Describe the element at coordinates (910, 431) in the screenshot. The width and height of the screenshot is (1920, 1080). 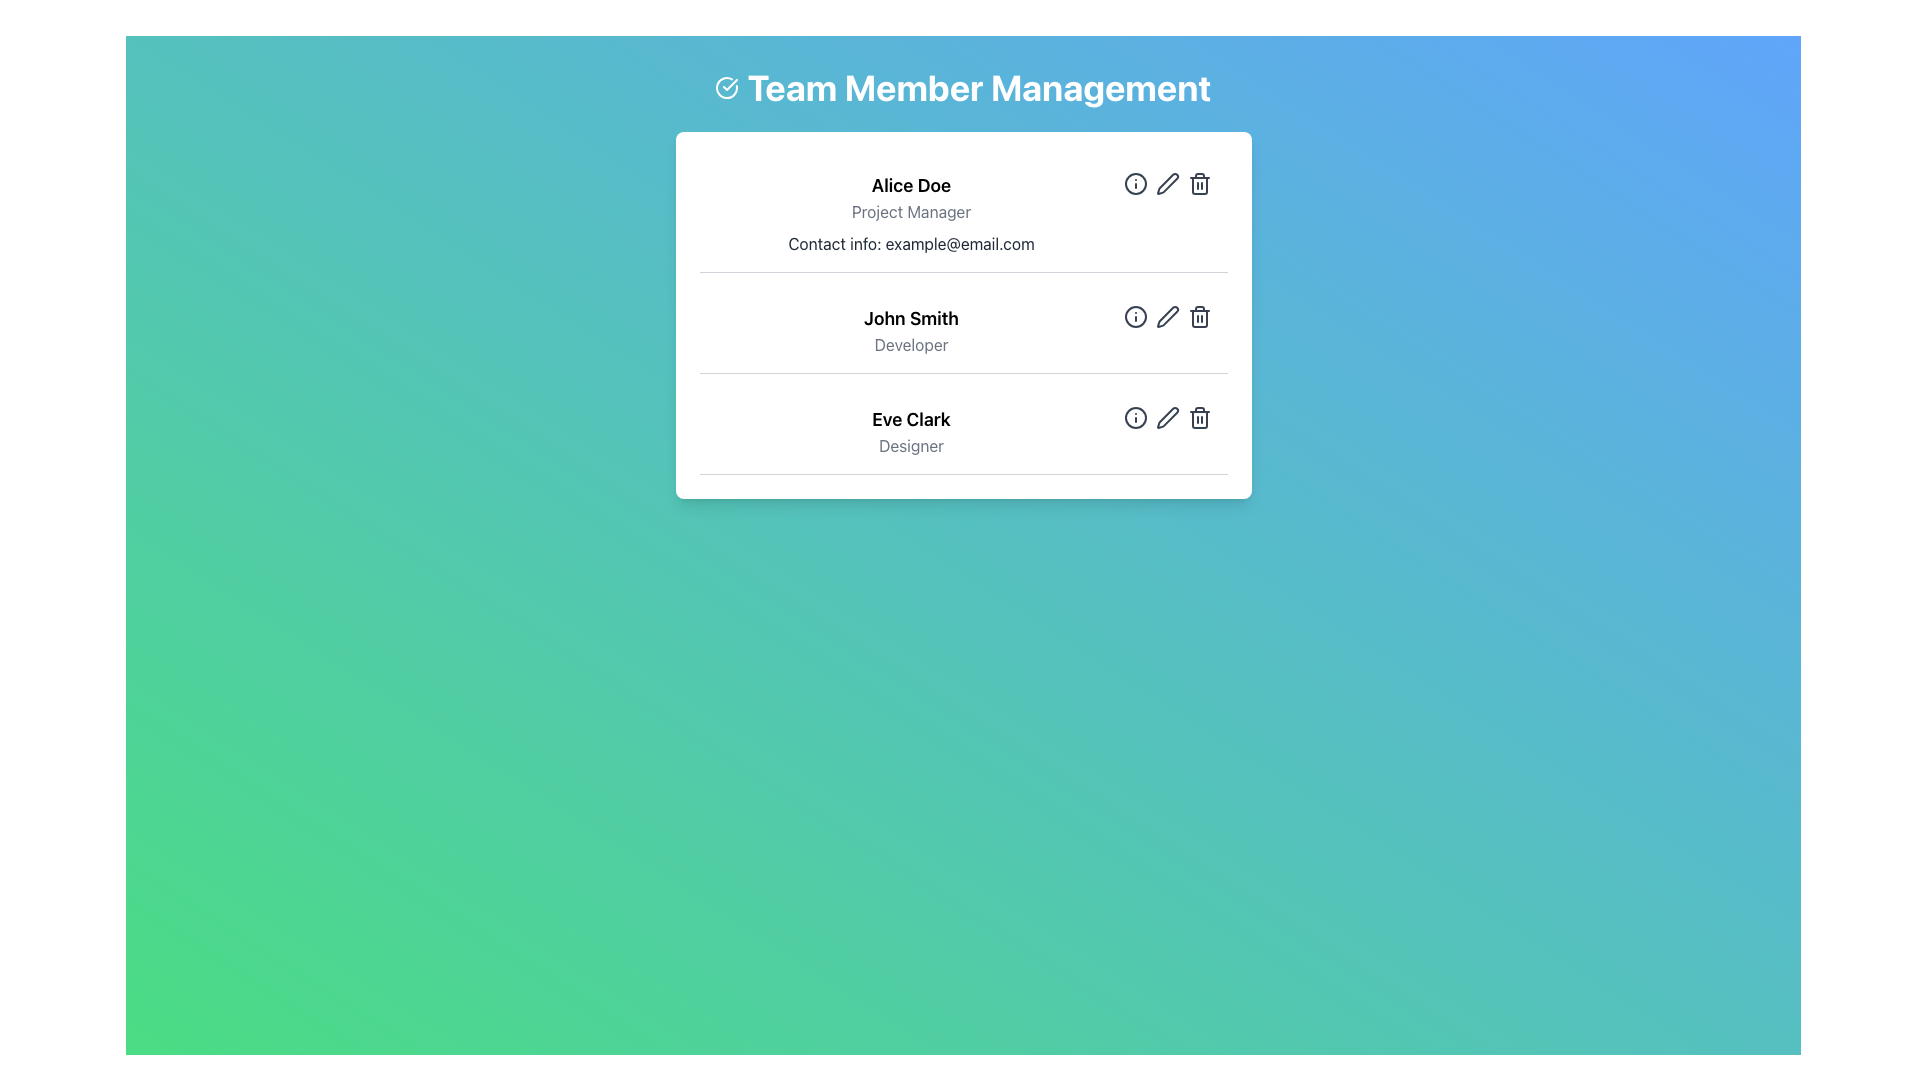
I see `the text block containing the name 'Eve Clark' and the subtext 'Designer', which is located in the third card of the vertically stacked list of team members` at that location.